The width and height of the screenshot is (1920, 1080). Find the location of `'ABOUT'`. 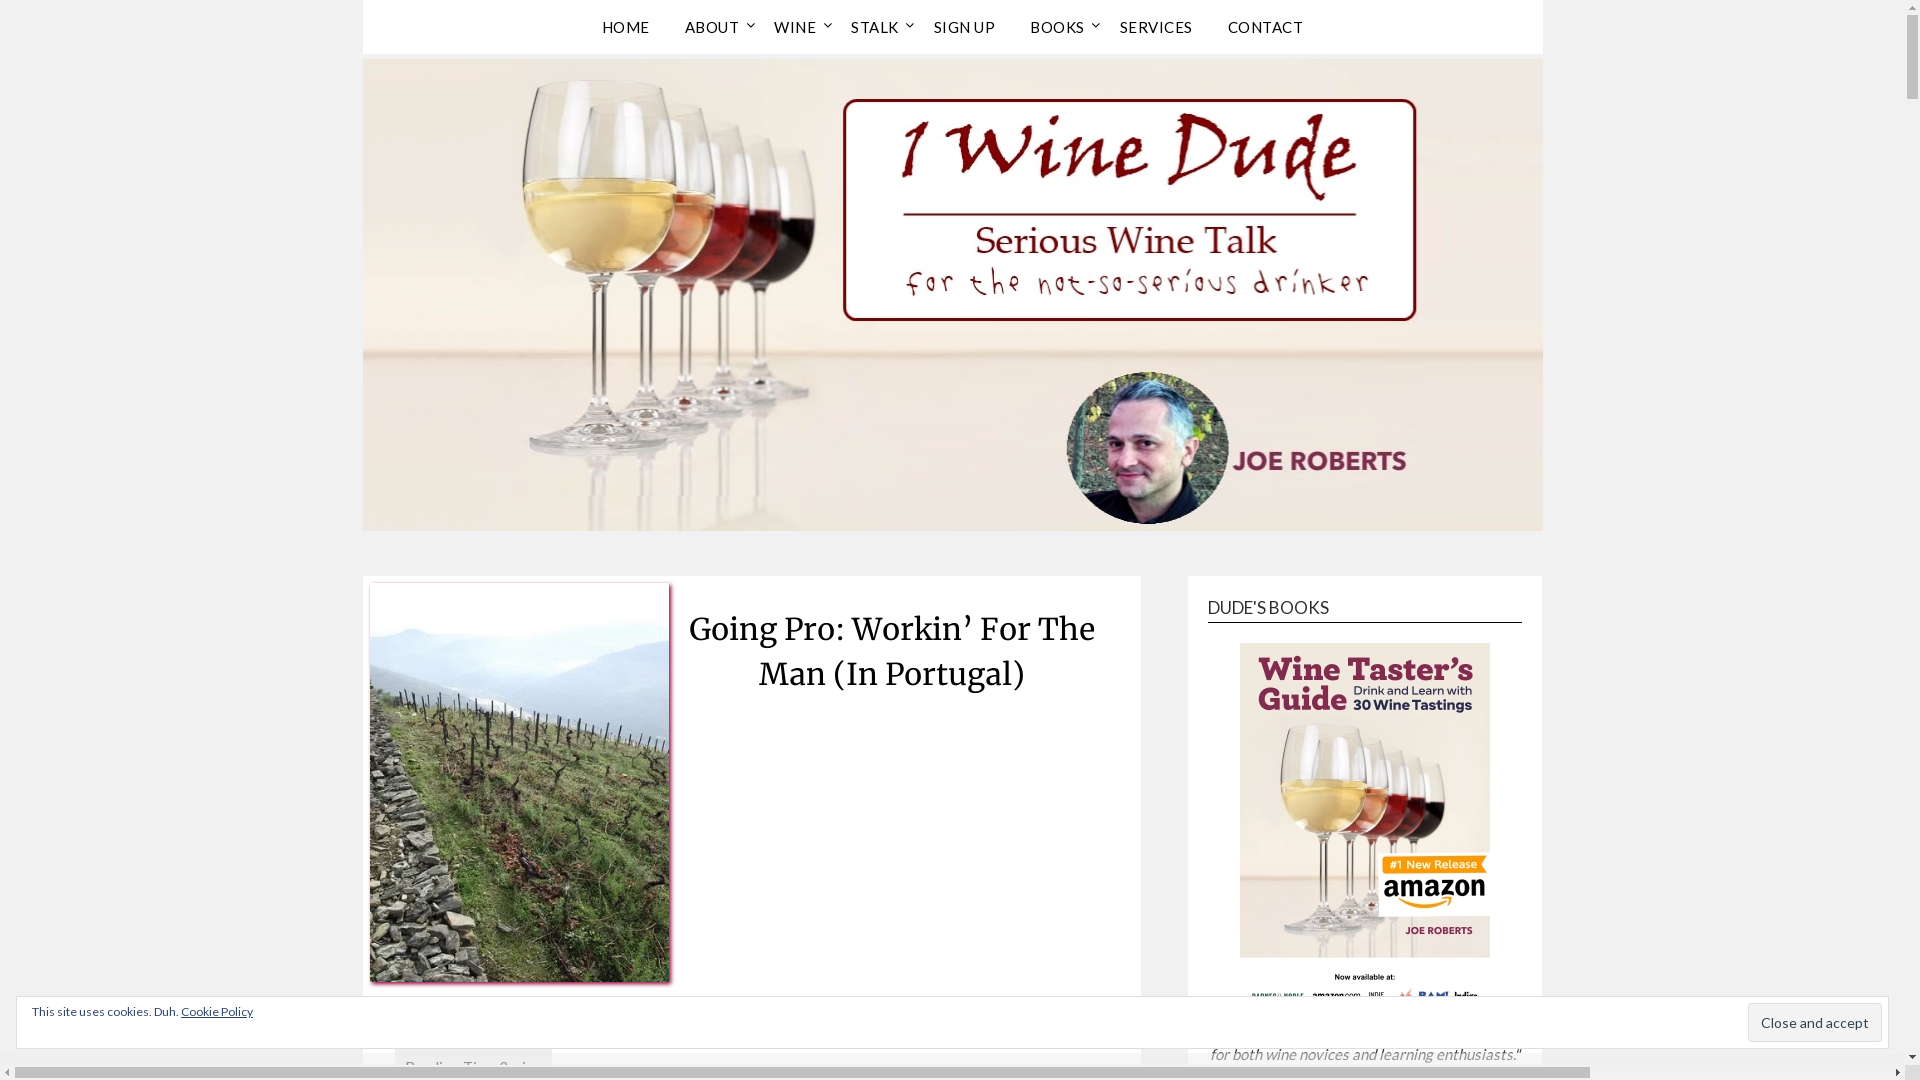

'ABOUT' is located at coordinates (668, 27).